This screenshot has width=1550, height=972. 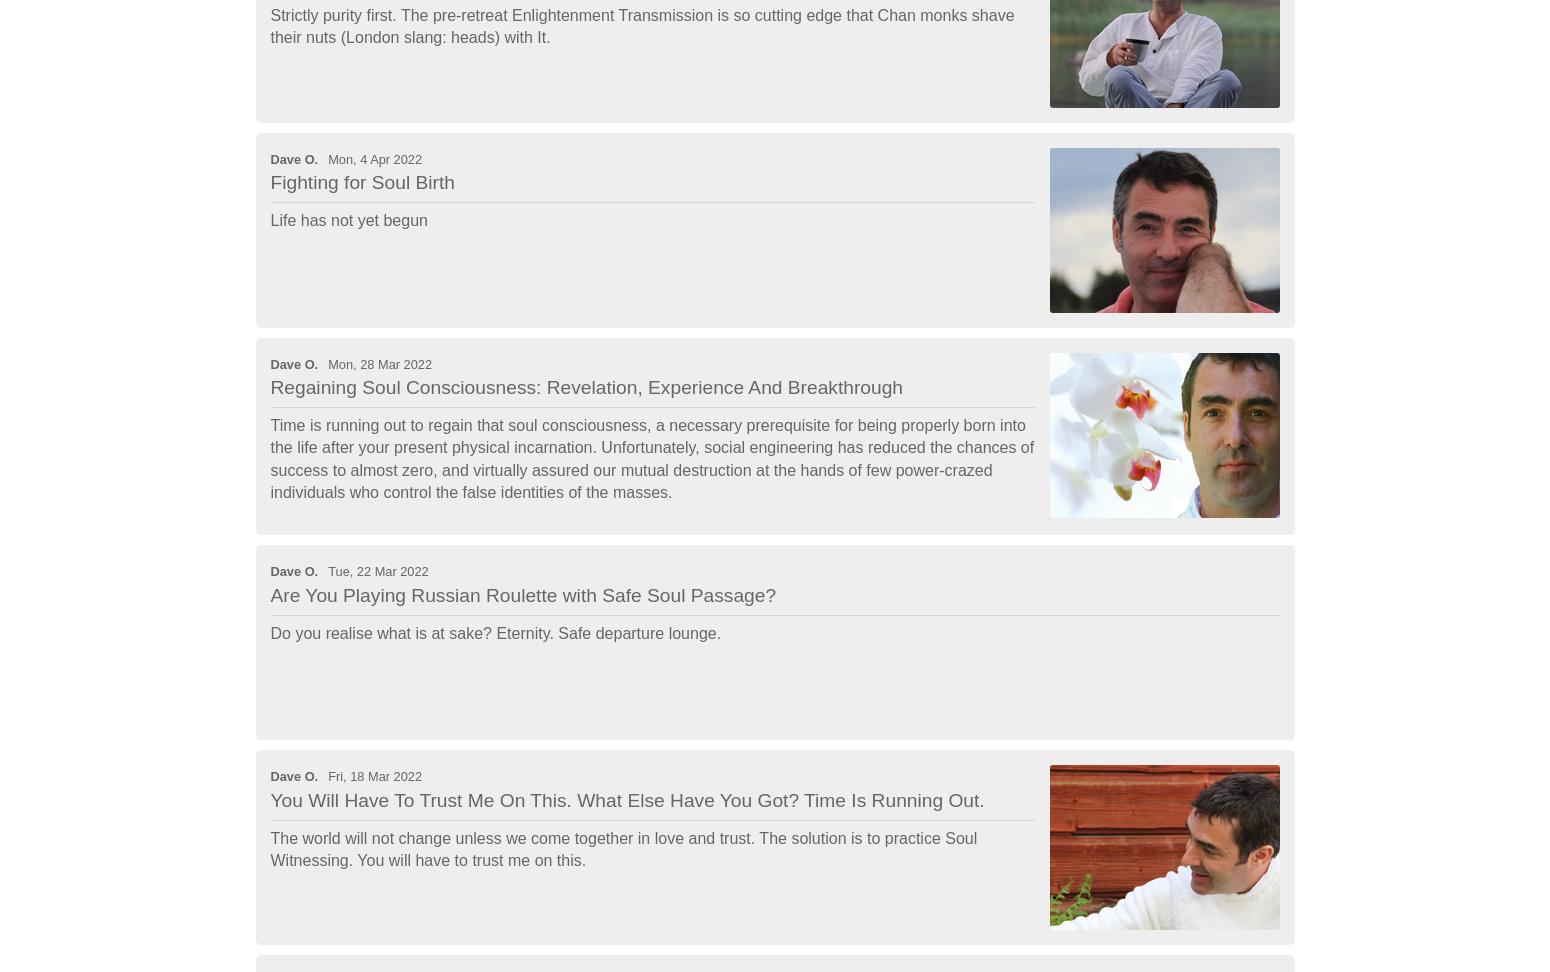 I want to click on 'Life has not yet begun', so click(x=270, y=218).